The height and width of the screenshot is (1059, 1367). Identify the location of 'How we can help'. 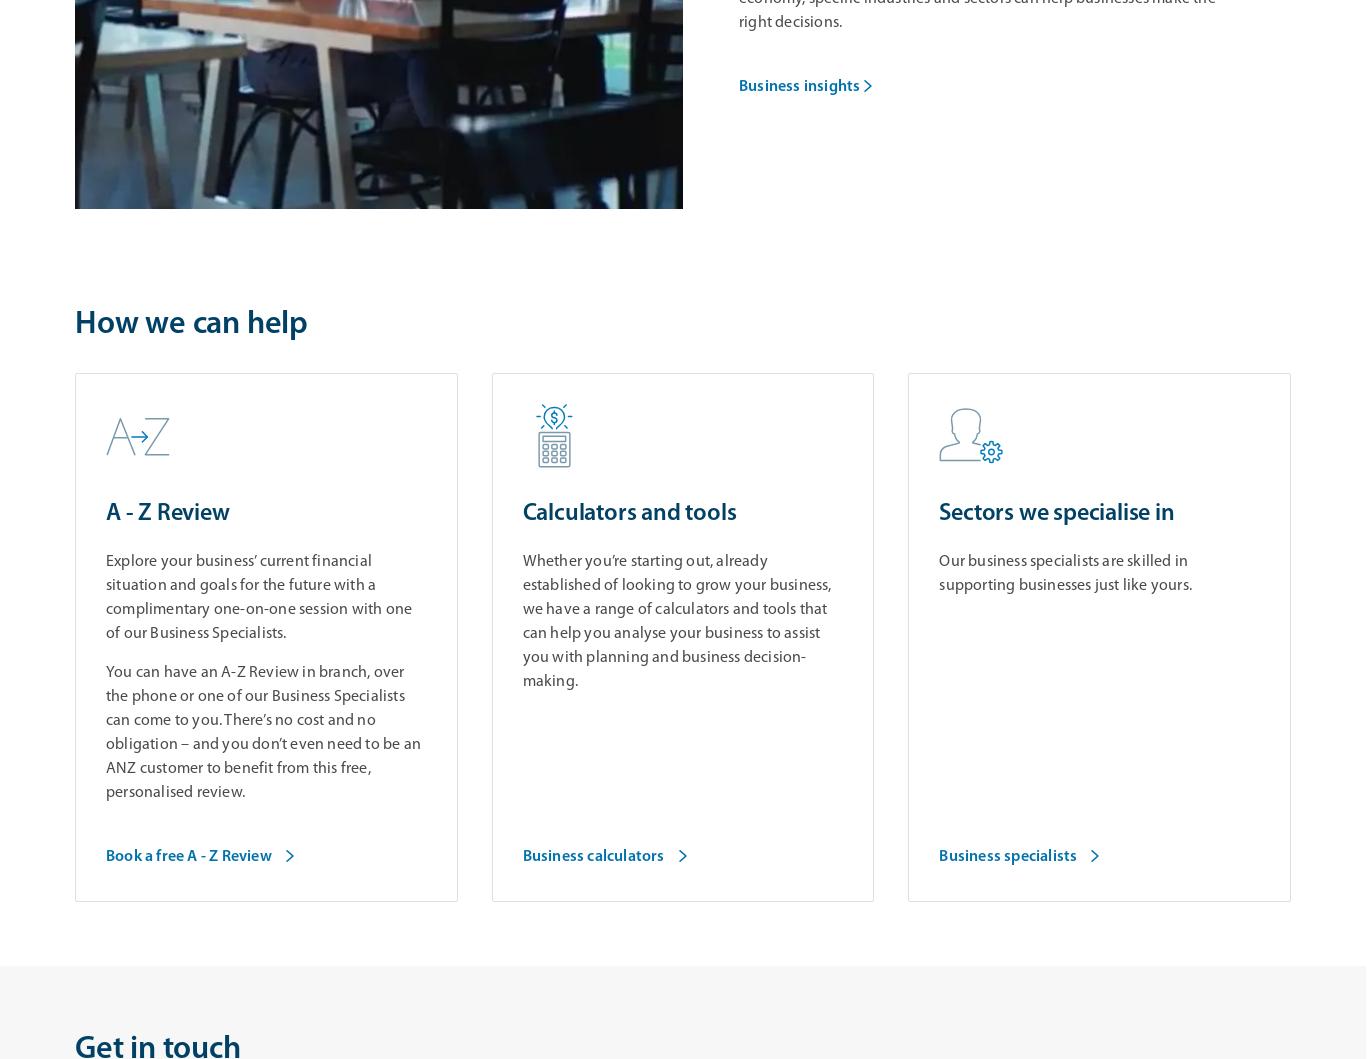
(190, 324).